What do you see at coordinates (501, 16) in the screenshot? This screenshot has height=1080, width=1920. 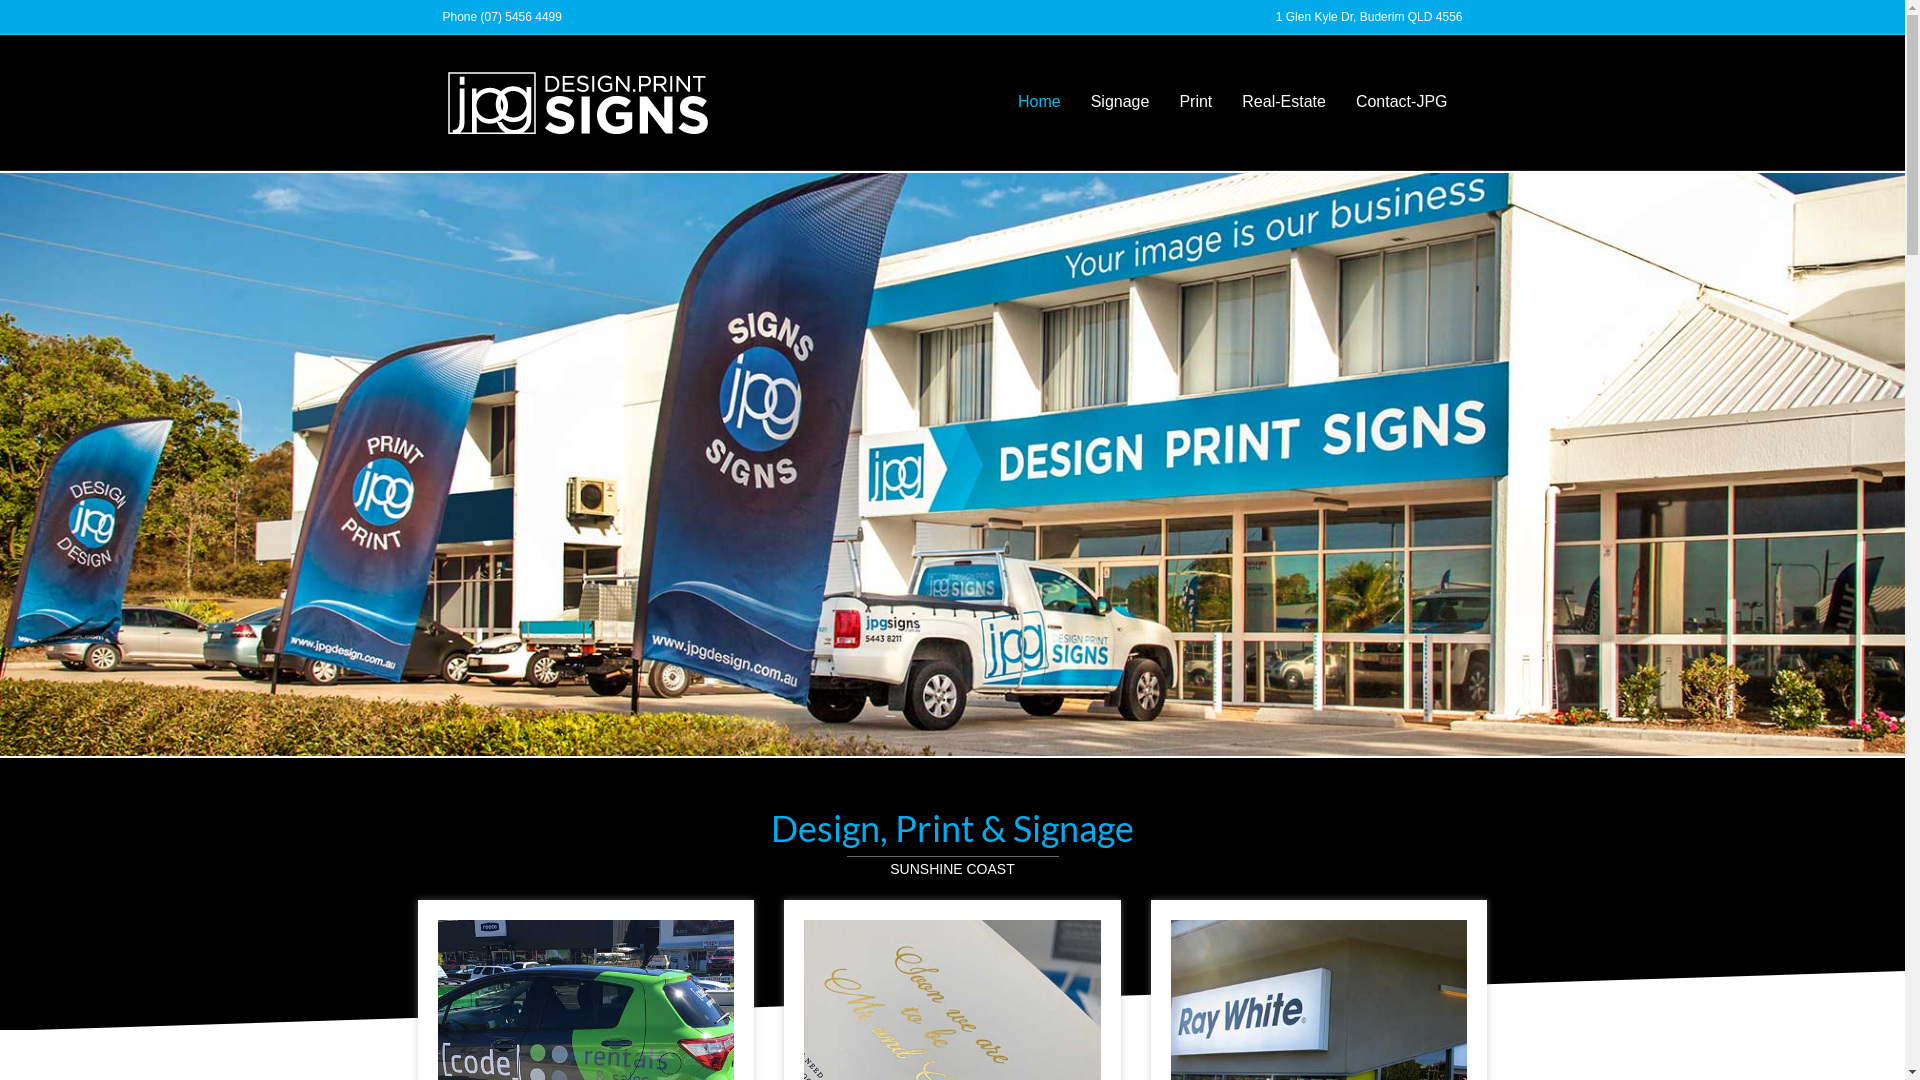 I see `'Phone (07) 5456 4499'` at bounding box center [501, 16].